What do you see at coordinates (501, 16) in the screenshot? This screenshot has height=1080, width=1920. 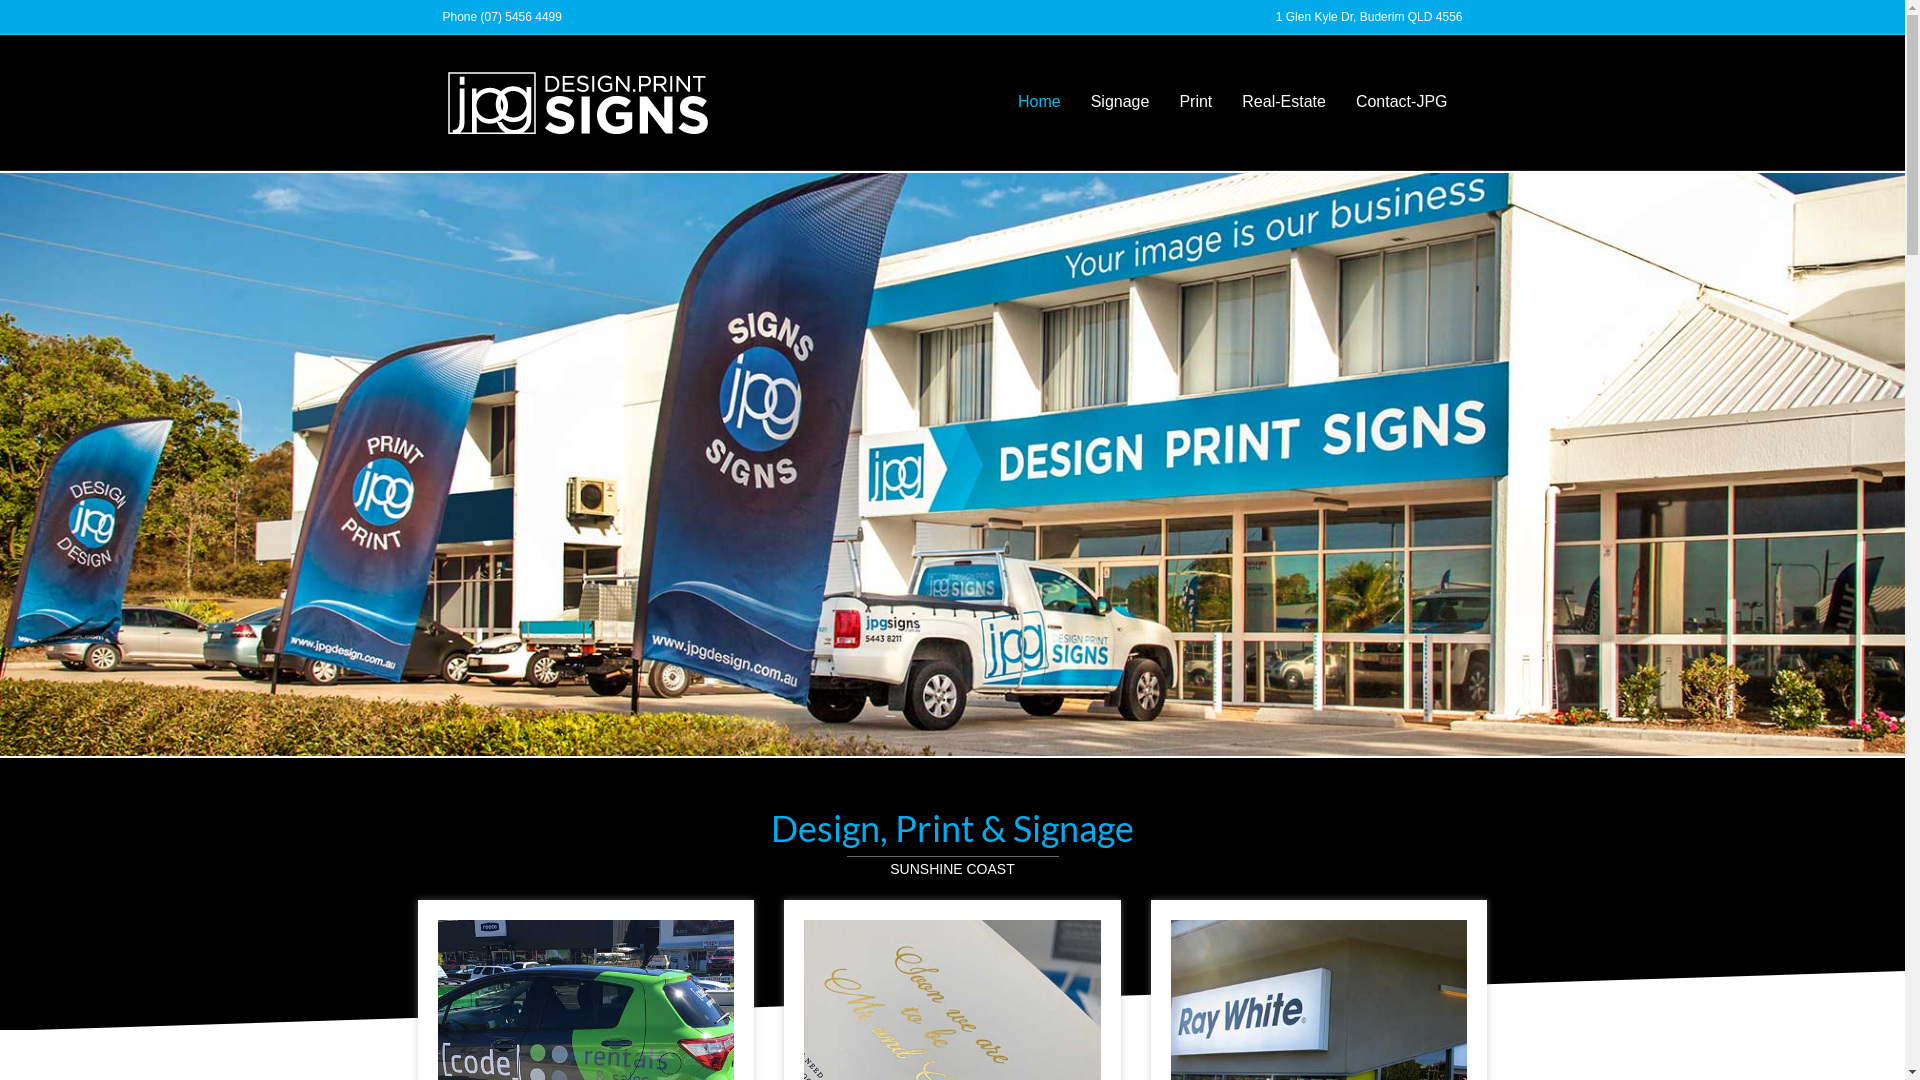 I see `'Phone (07) 5456 4499'` at bounding box center [501, 16].